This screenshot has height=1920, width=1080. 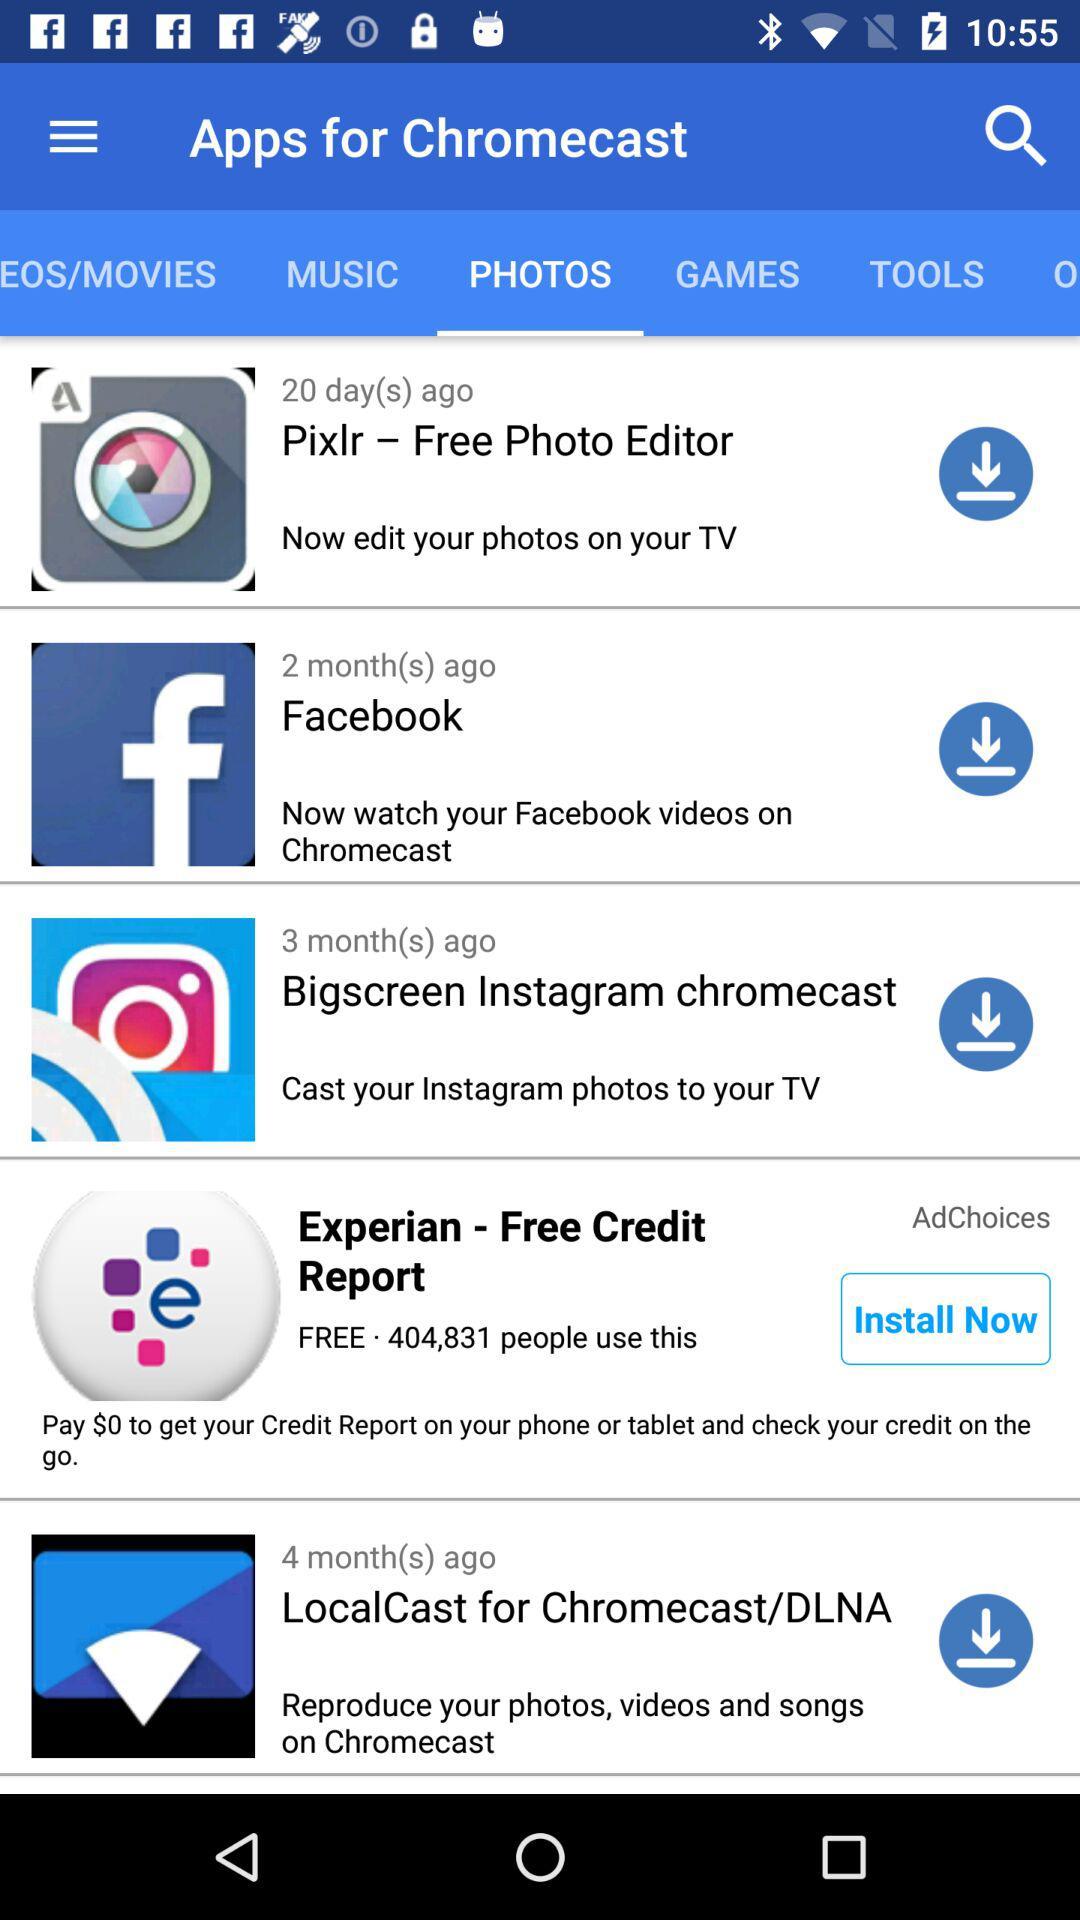 I want to click on install now icon, so click(x=945, y=1318).